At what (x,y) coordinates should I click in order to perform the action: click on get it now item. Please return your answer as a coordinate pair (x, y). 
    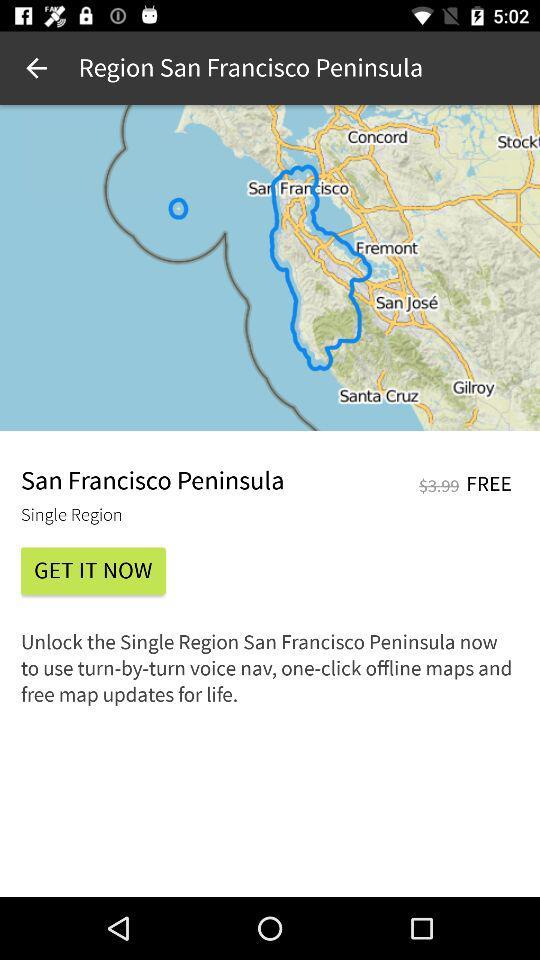
    Looking at the image, I should click on (92, 571).